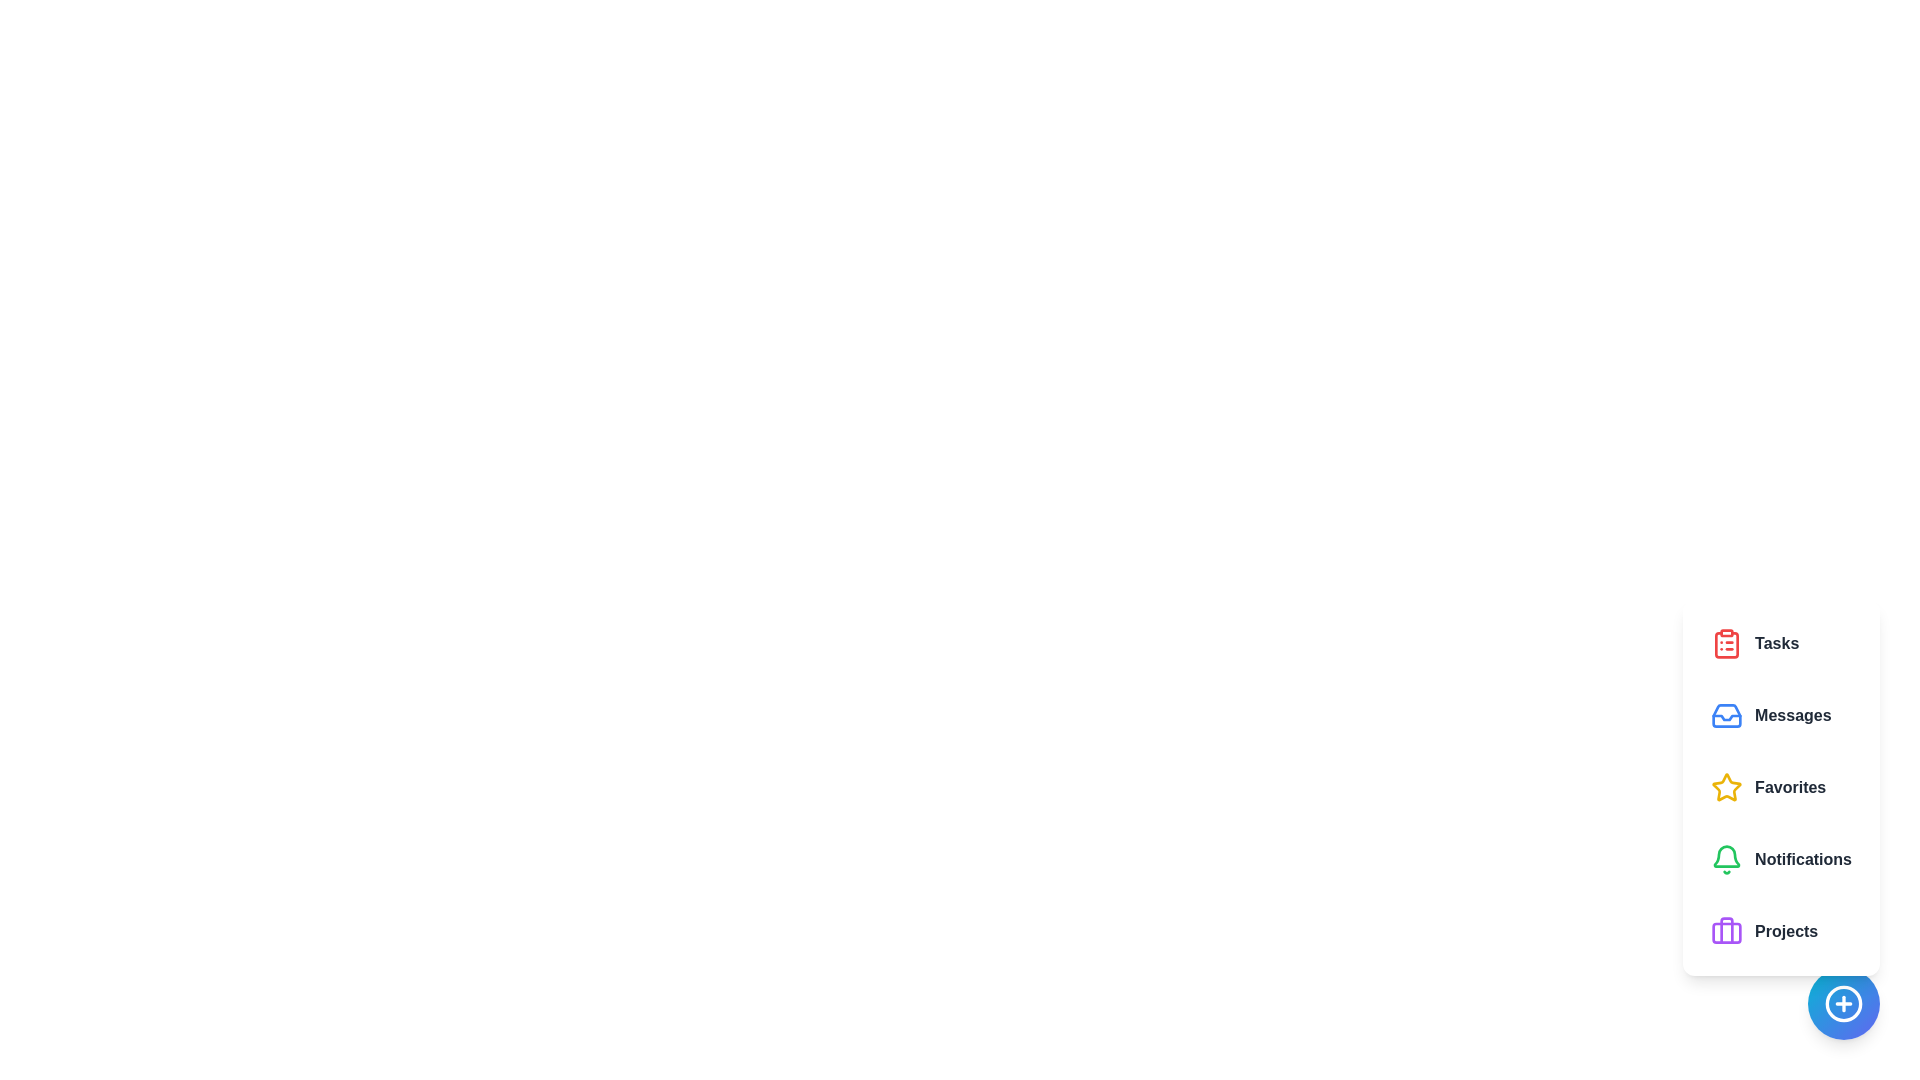  I want to click on the feature button corresponding to Favorites, so click(1780, 786).